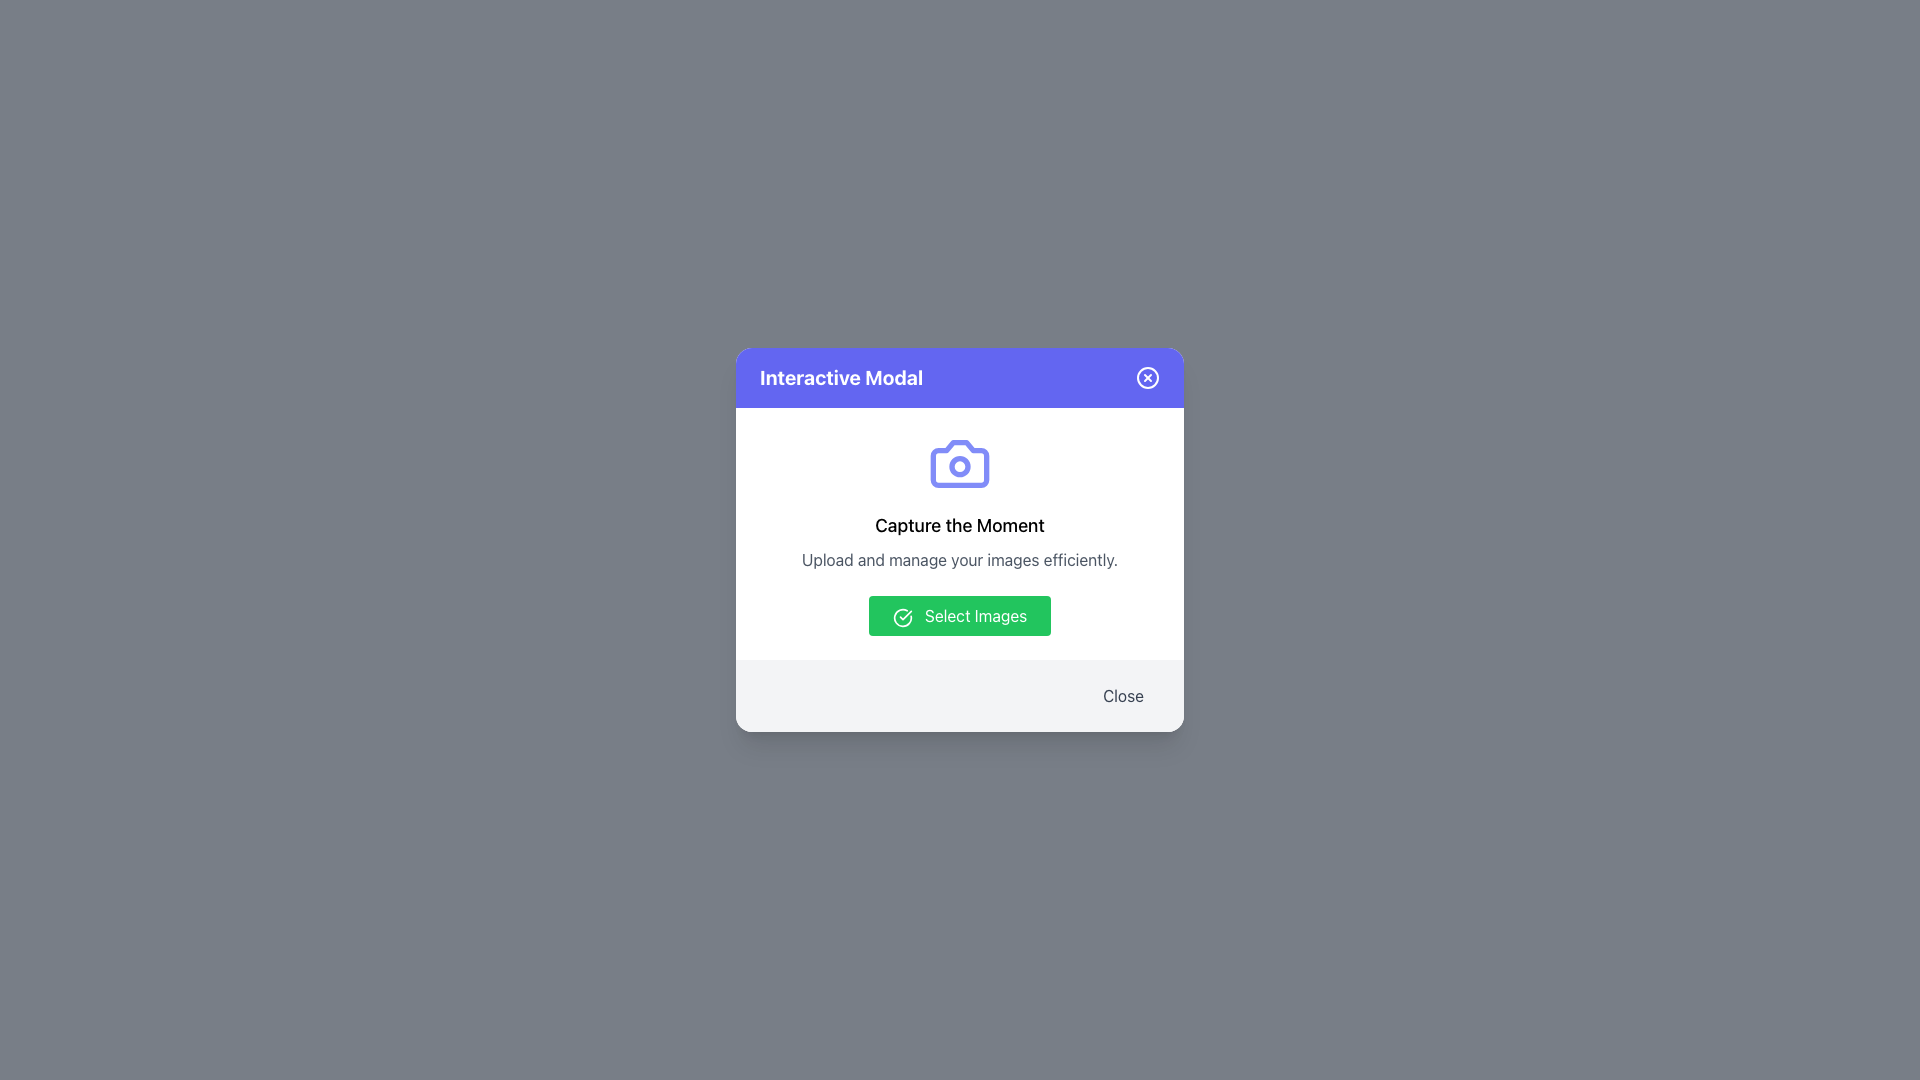 This screenshot has height=1080, width=1920. I want to click on the close button located at the top right corner of the modal dialog's header, so click(1147, 378).